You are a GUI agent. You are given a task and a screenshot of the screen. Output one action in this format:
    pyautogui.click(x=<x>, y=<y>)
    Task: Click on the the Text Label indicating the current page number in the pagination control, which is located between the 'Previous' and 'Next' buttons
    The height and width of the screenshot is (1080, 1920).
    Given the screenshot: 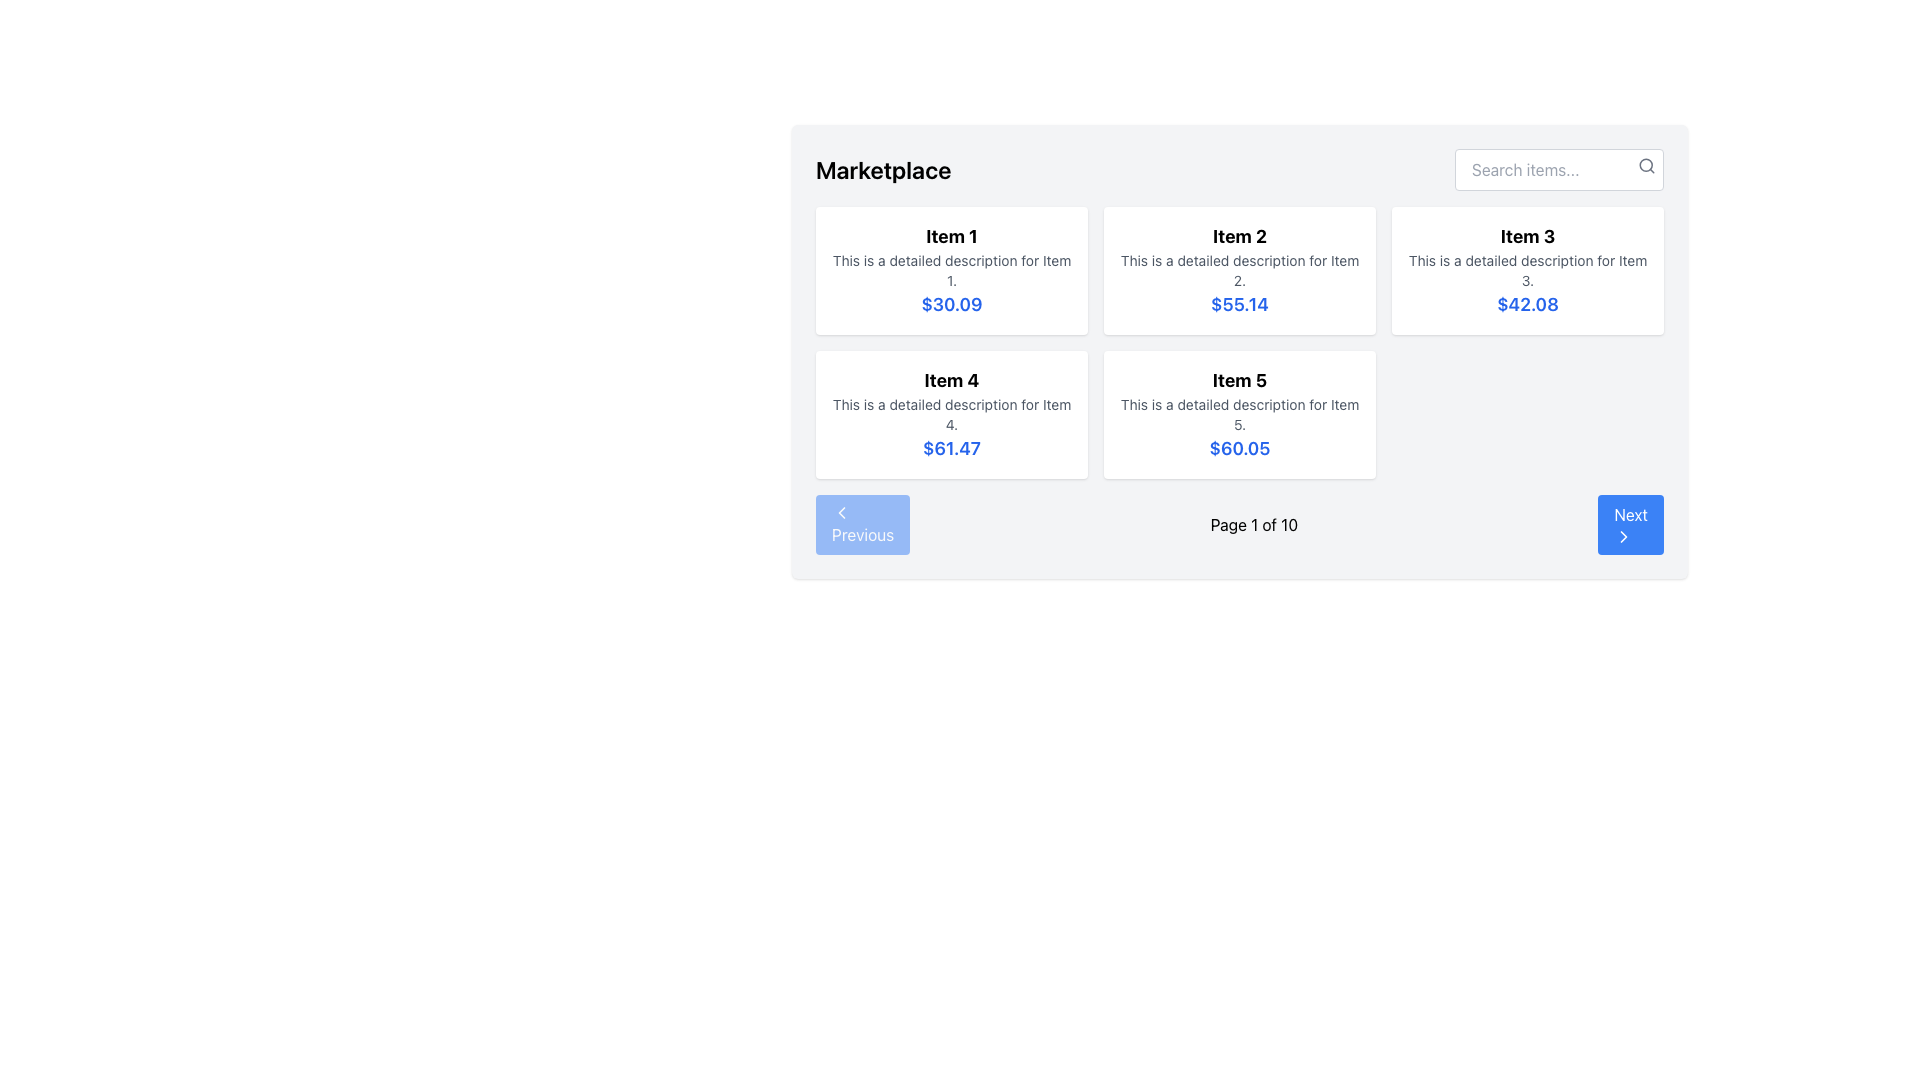 What is the action you would take?
    pyautogui.click(x=1253, y=523)
    